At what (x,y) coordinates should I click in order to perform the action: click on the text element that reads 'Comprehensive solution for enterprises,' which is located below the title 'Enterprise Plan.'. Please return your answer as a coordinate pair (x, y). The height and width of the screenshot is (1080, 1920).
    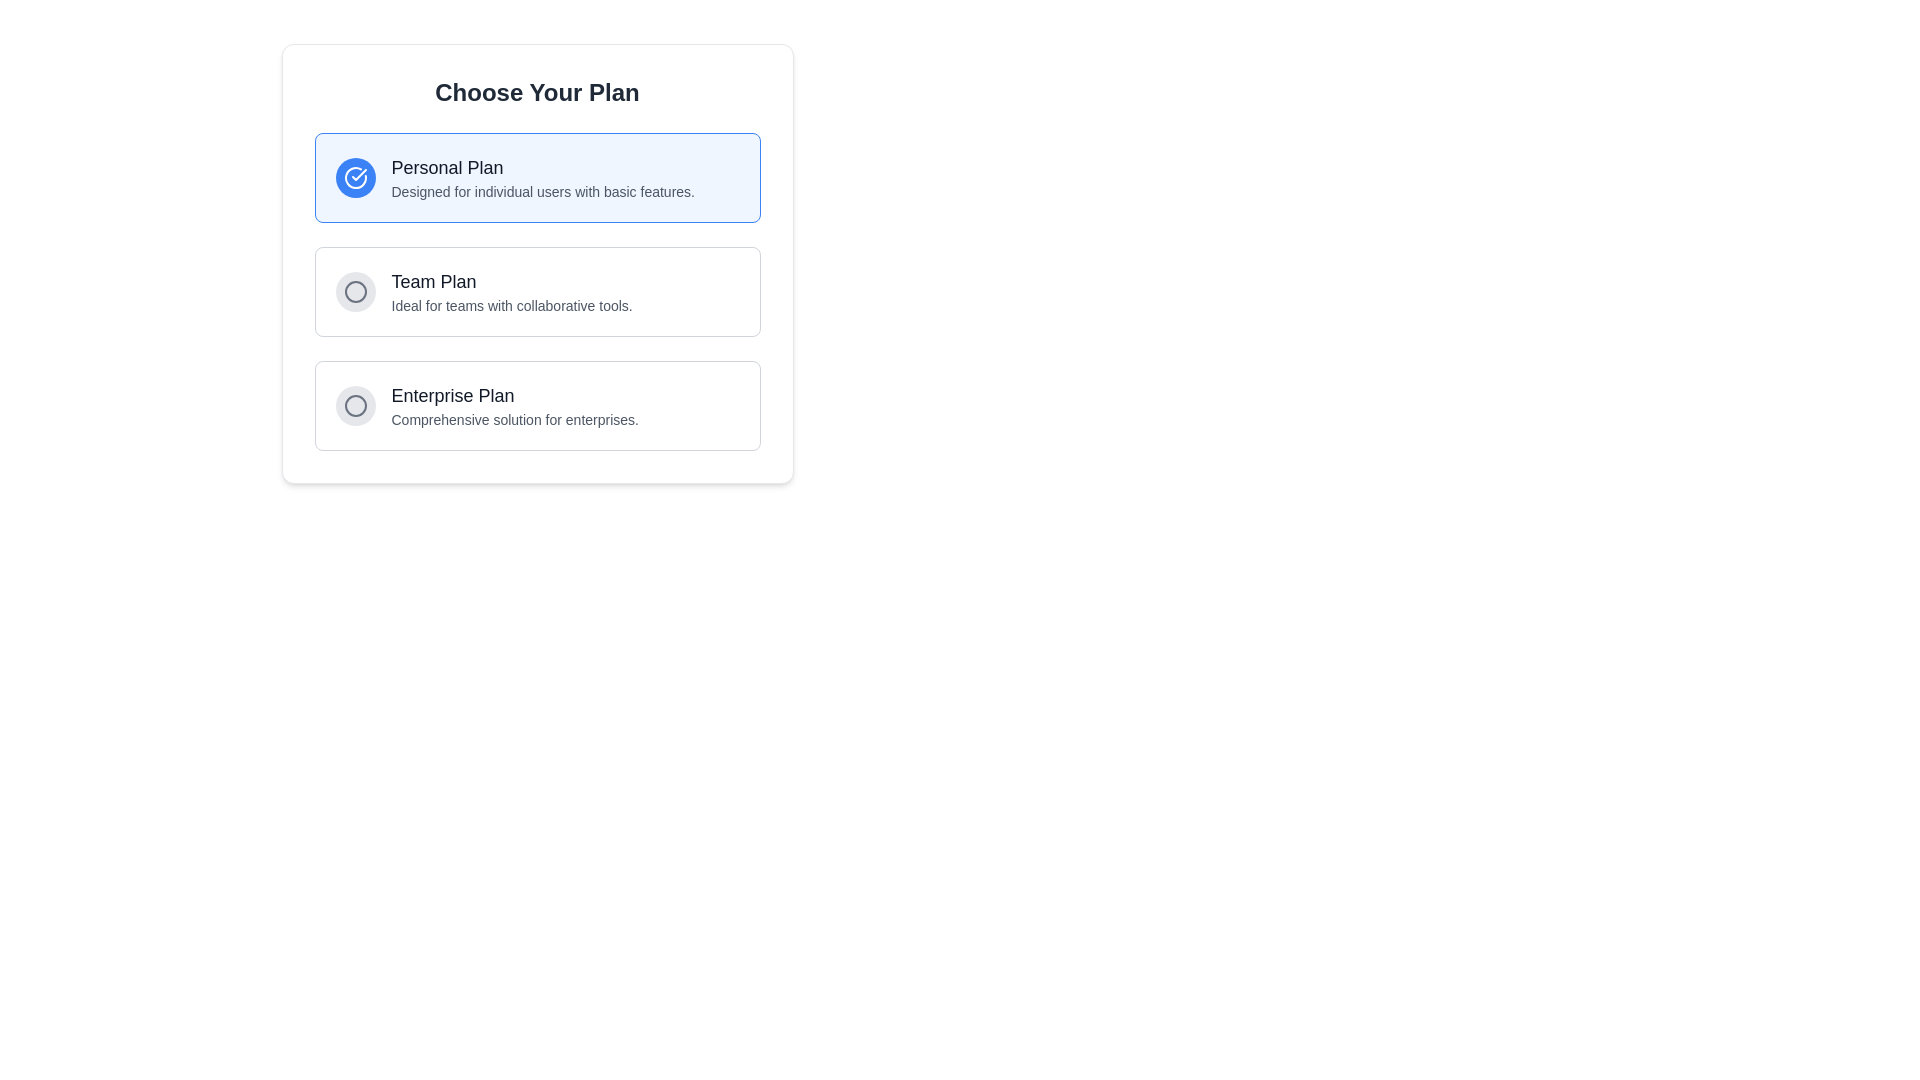
    Looking at the image, I should click on (515, 419).